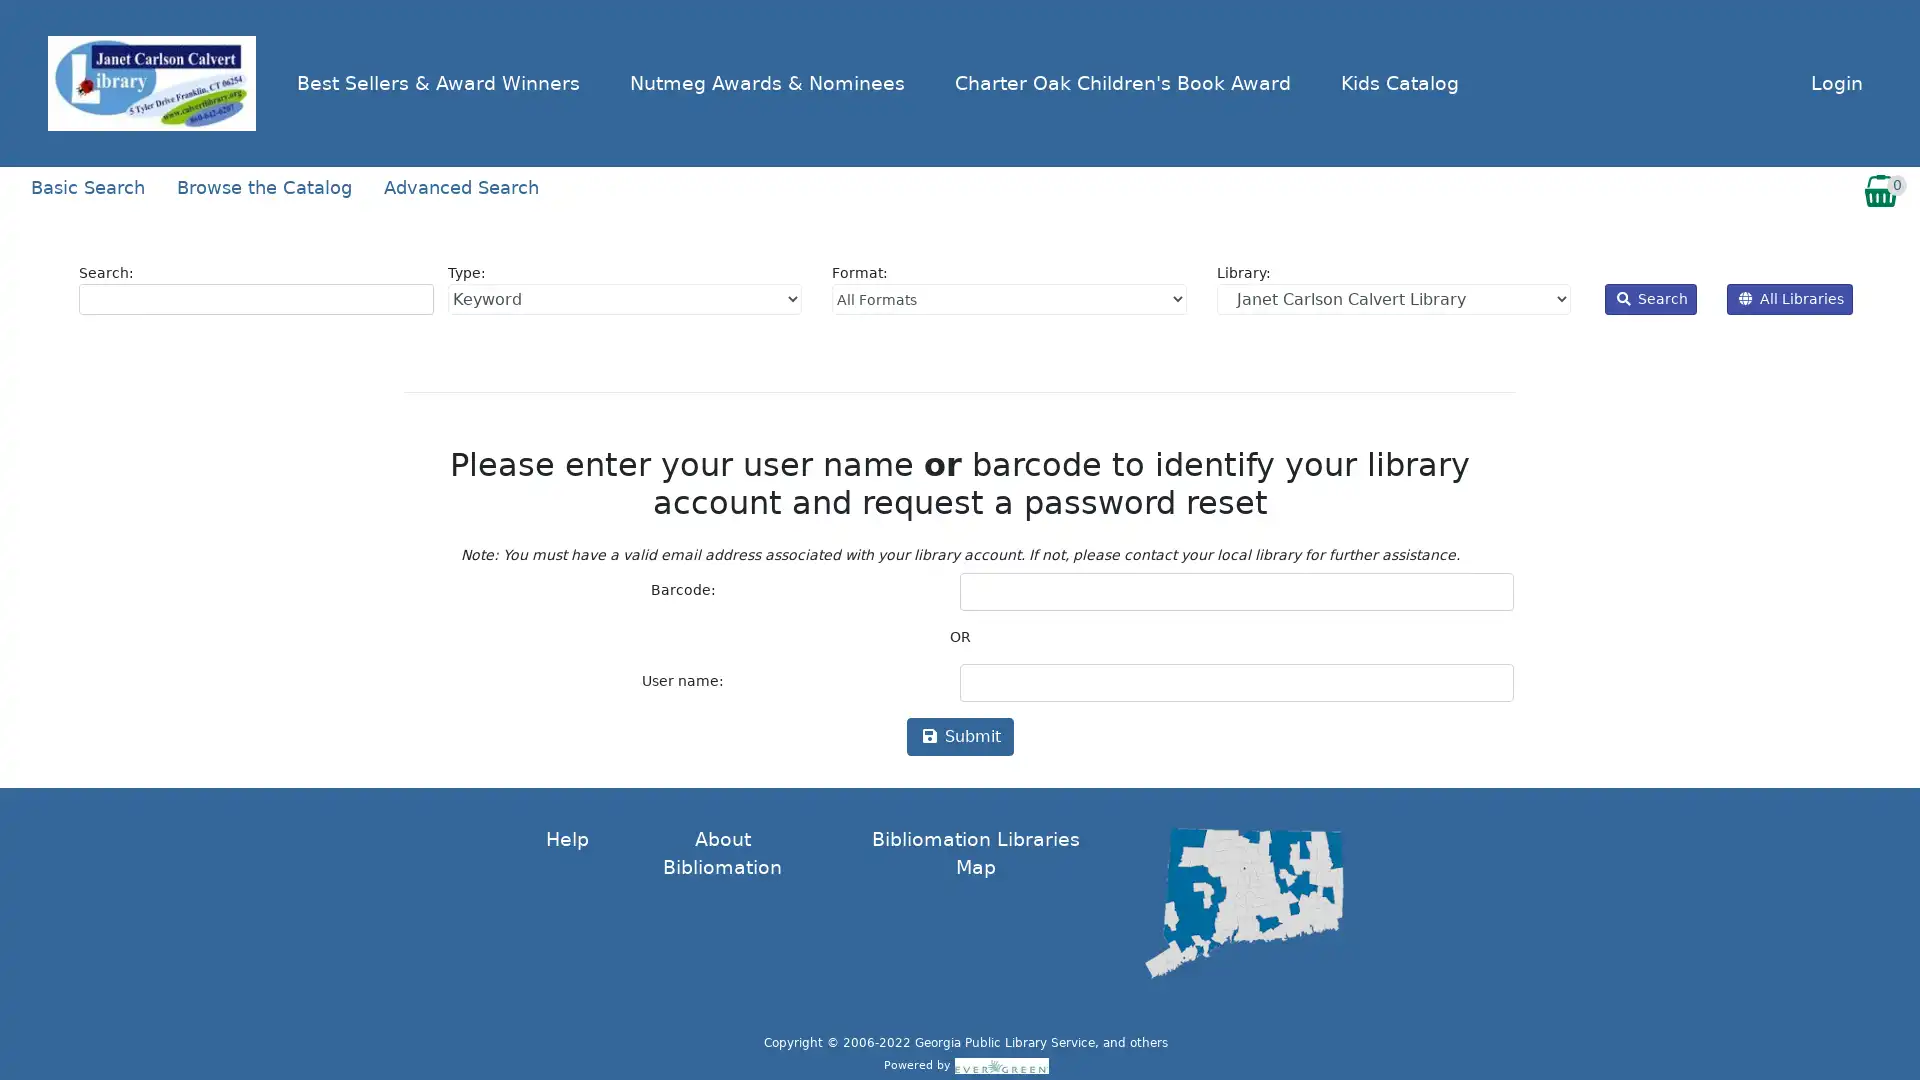 Image resolution: width=1920 pixels, height=1080 pixels. What do you see at coordinates (958, 736) in the screenshot?
I see `Submit` at bounding box center [958, 736].